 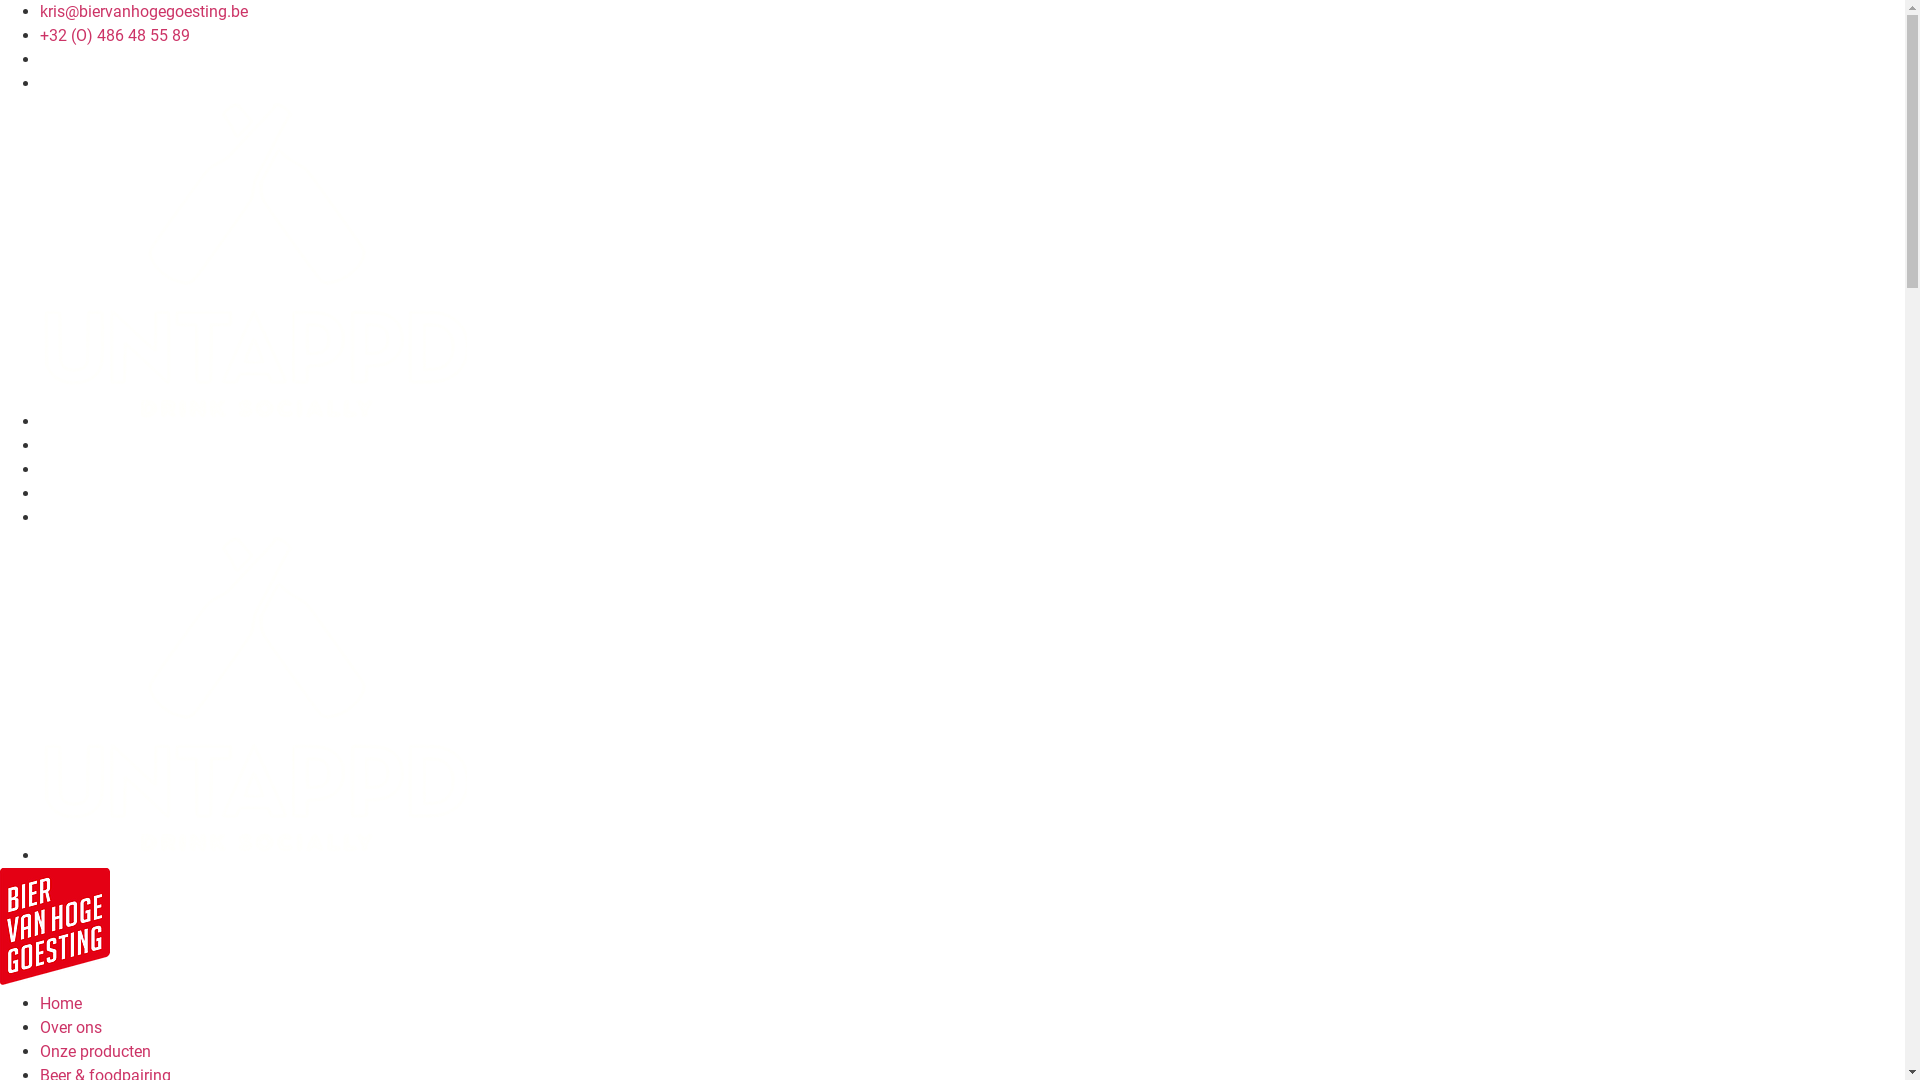 What do you see at coordinates (39, 35) in the screenshot?
I see `'+32 (O) 486 48 55 89'` at bounding box center [39, 35].